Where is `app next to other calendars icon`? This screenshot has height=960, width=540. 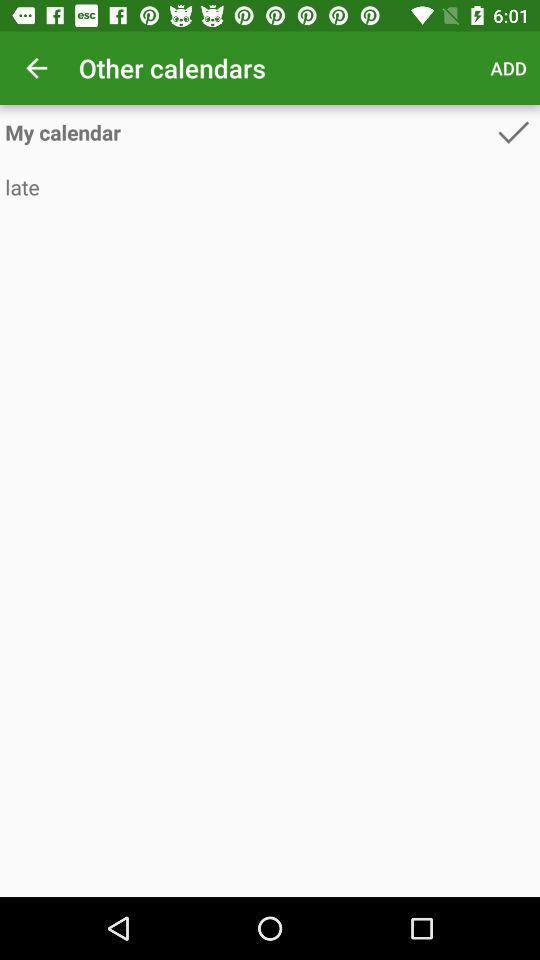
app next to other calendars icon is located at coordinates (36, 68).